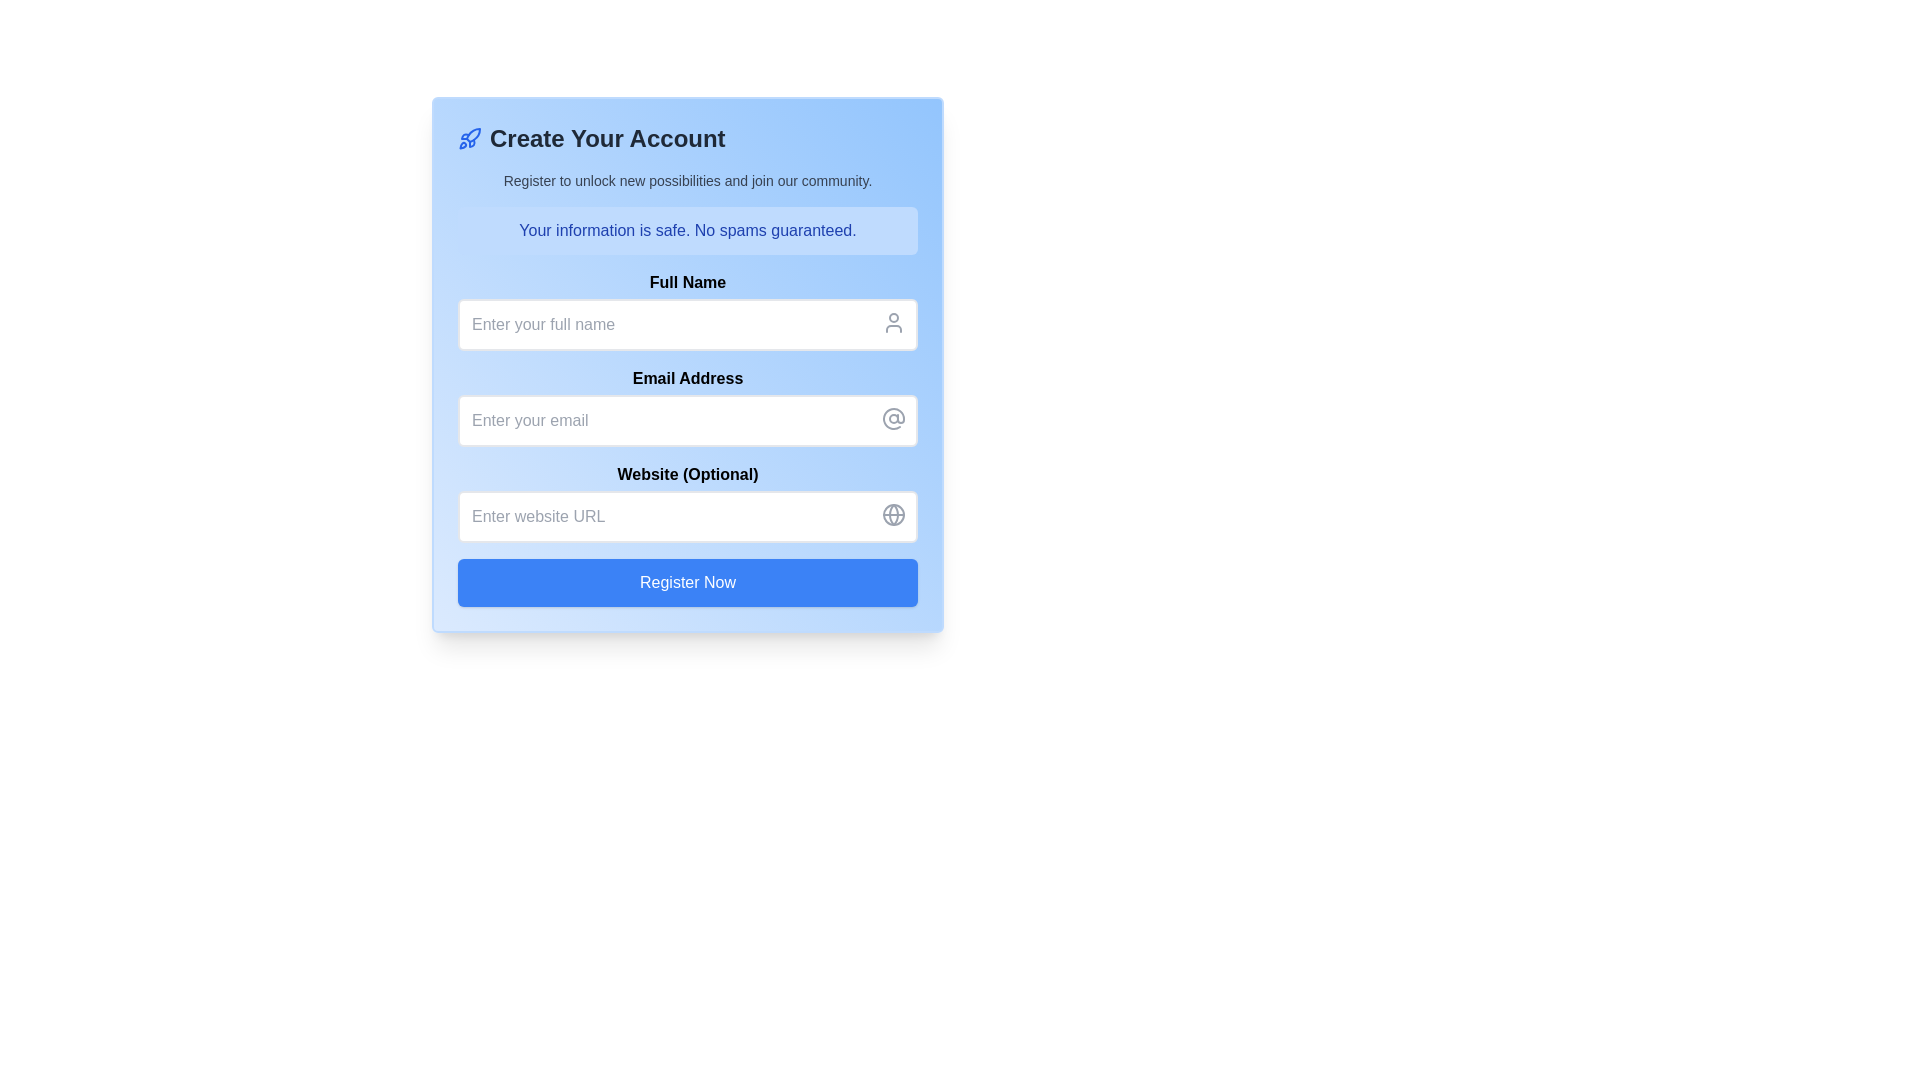  Describe the element at coordinates (687, 419) in the screenshot. I see `the email input field located centrally in the 'Email Address' section` at that location.